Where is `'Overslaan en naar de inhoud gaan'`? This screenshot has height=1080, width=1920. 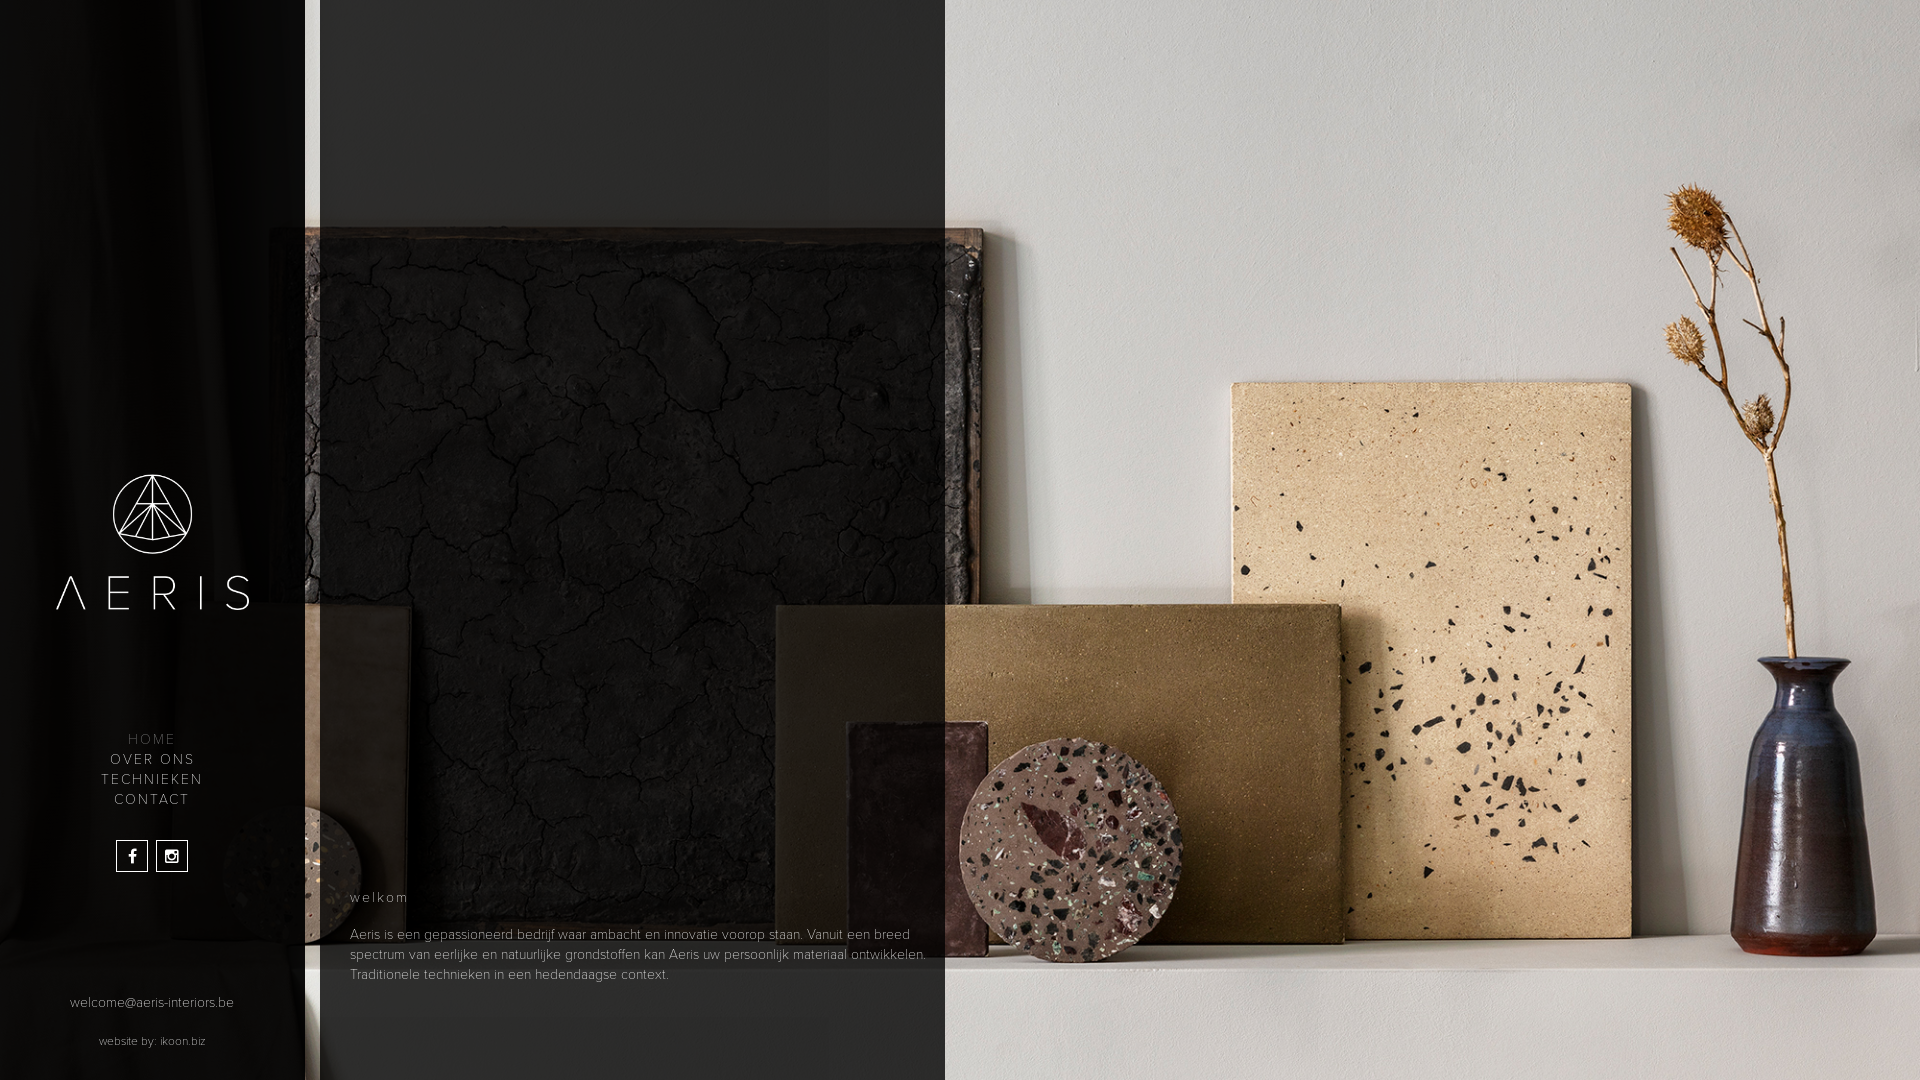
'Overslaan en naar de inhoud gaan' is located at coordinates (0, 0).